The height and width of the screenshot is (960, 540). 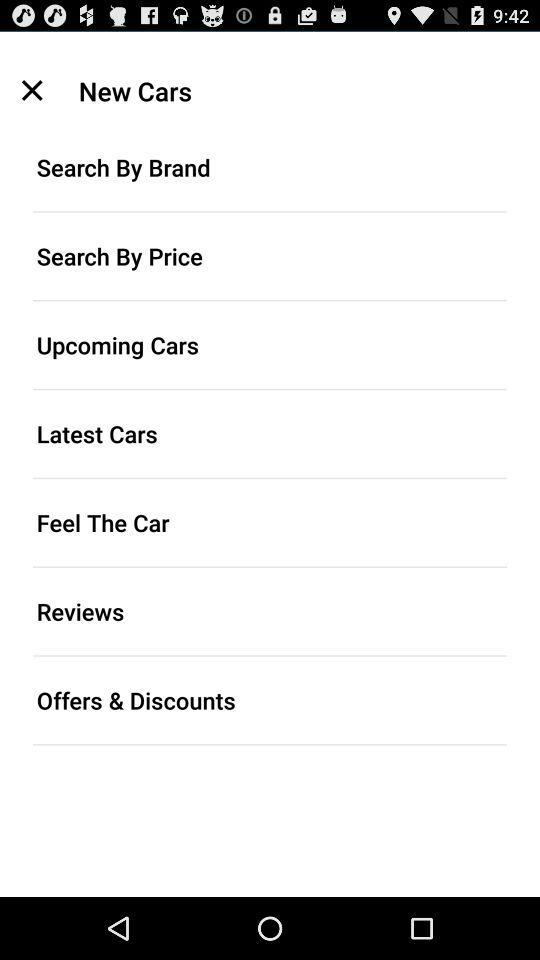 I want to click on latest cars item, so click(x=270, y=433).